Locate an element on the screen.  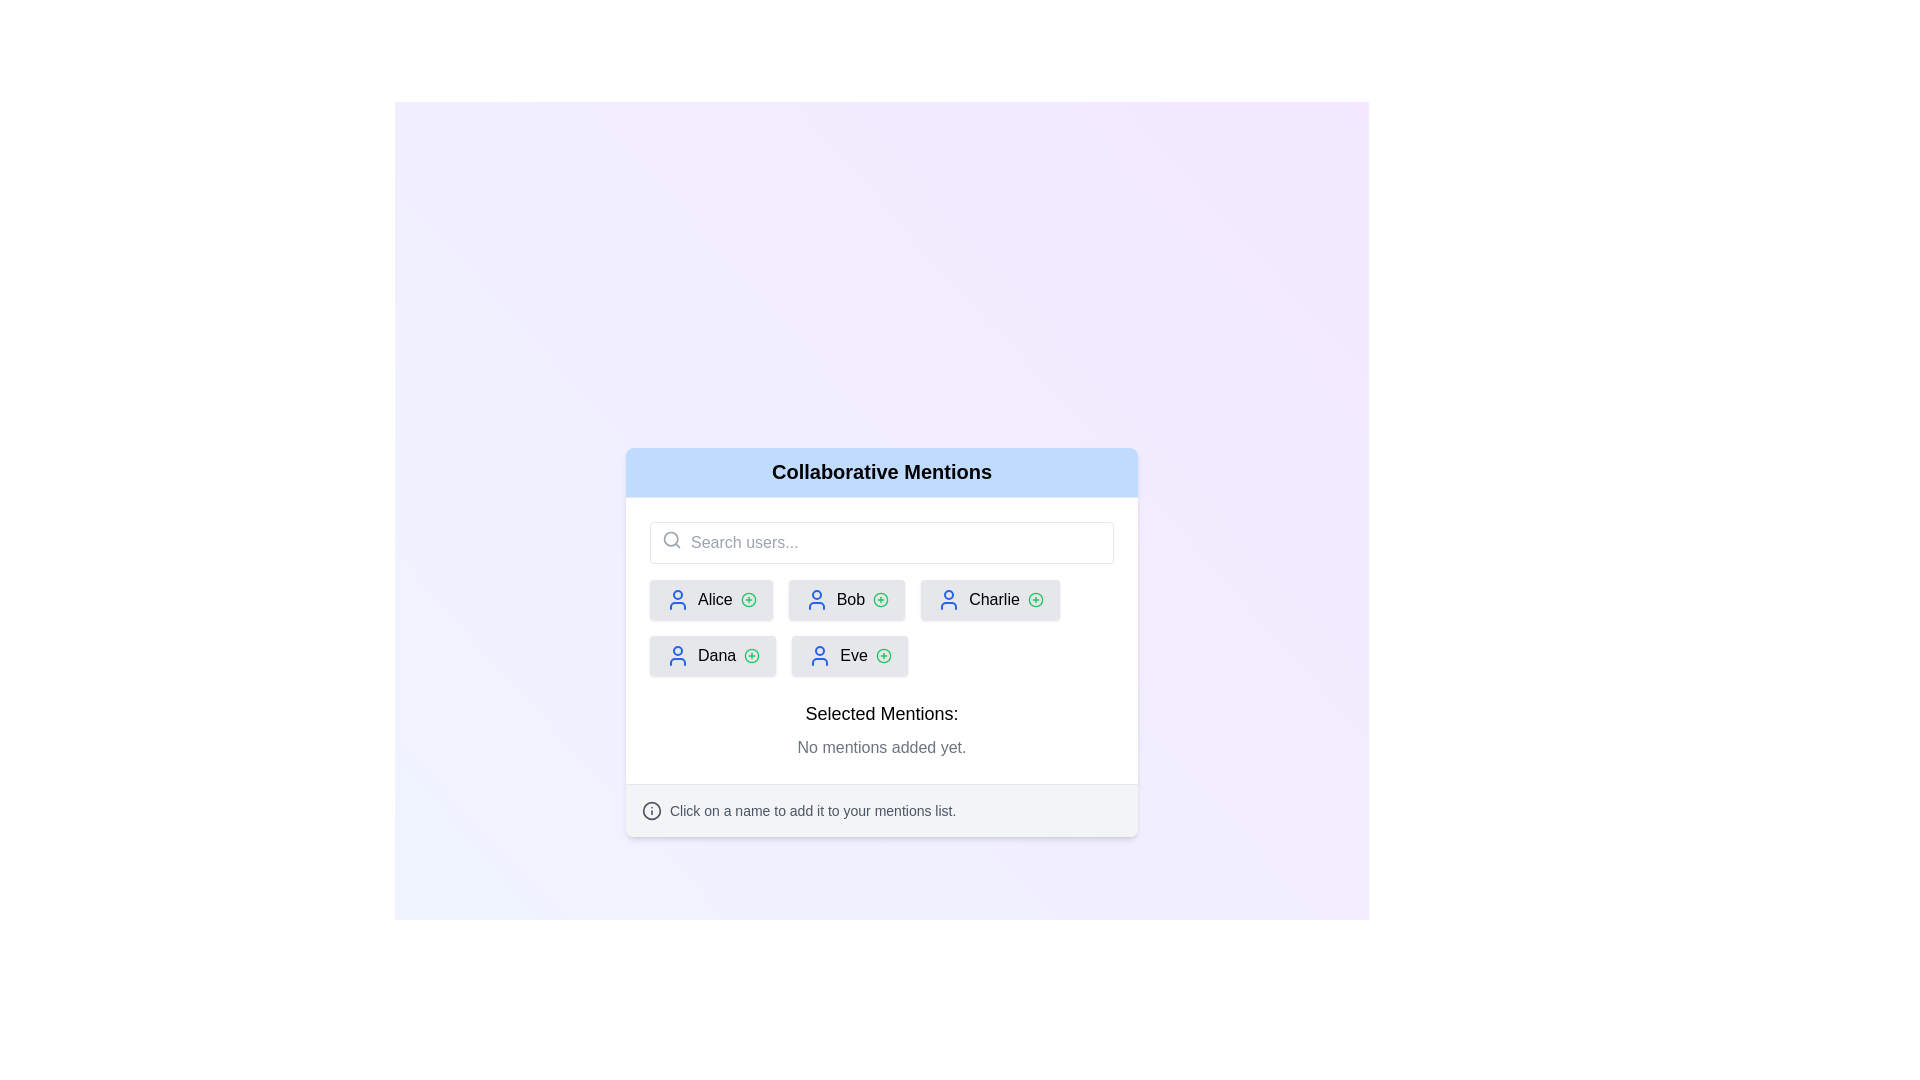
the user profile icon, which is colored blue and positioned to the left of the text label 'Dana' is located at coordinates (677, 655).